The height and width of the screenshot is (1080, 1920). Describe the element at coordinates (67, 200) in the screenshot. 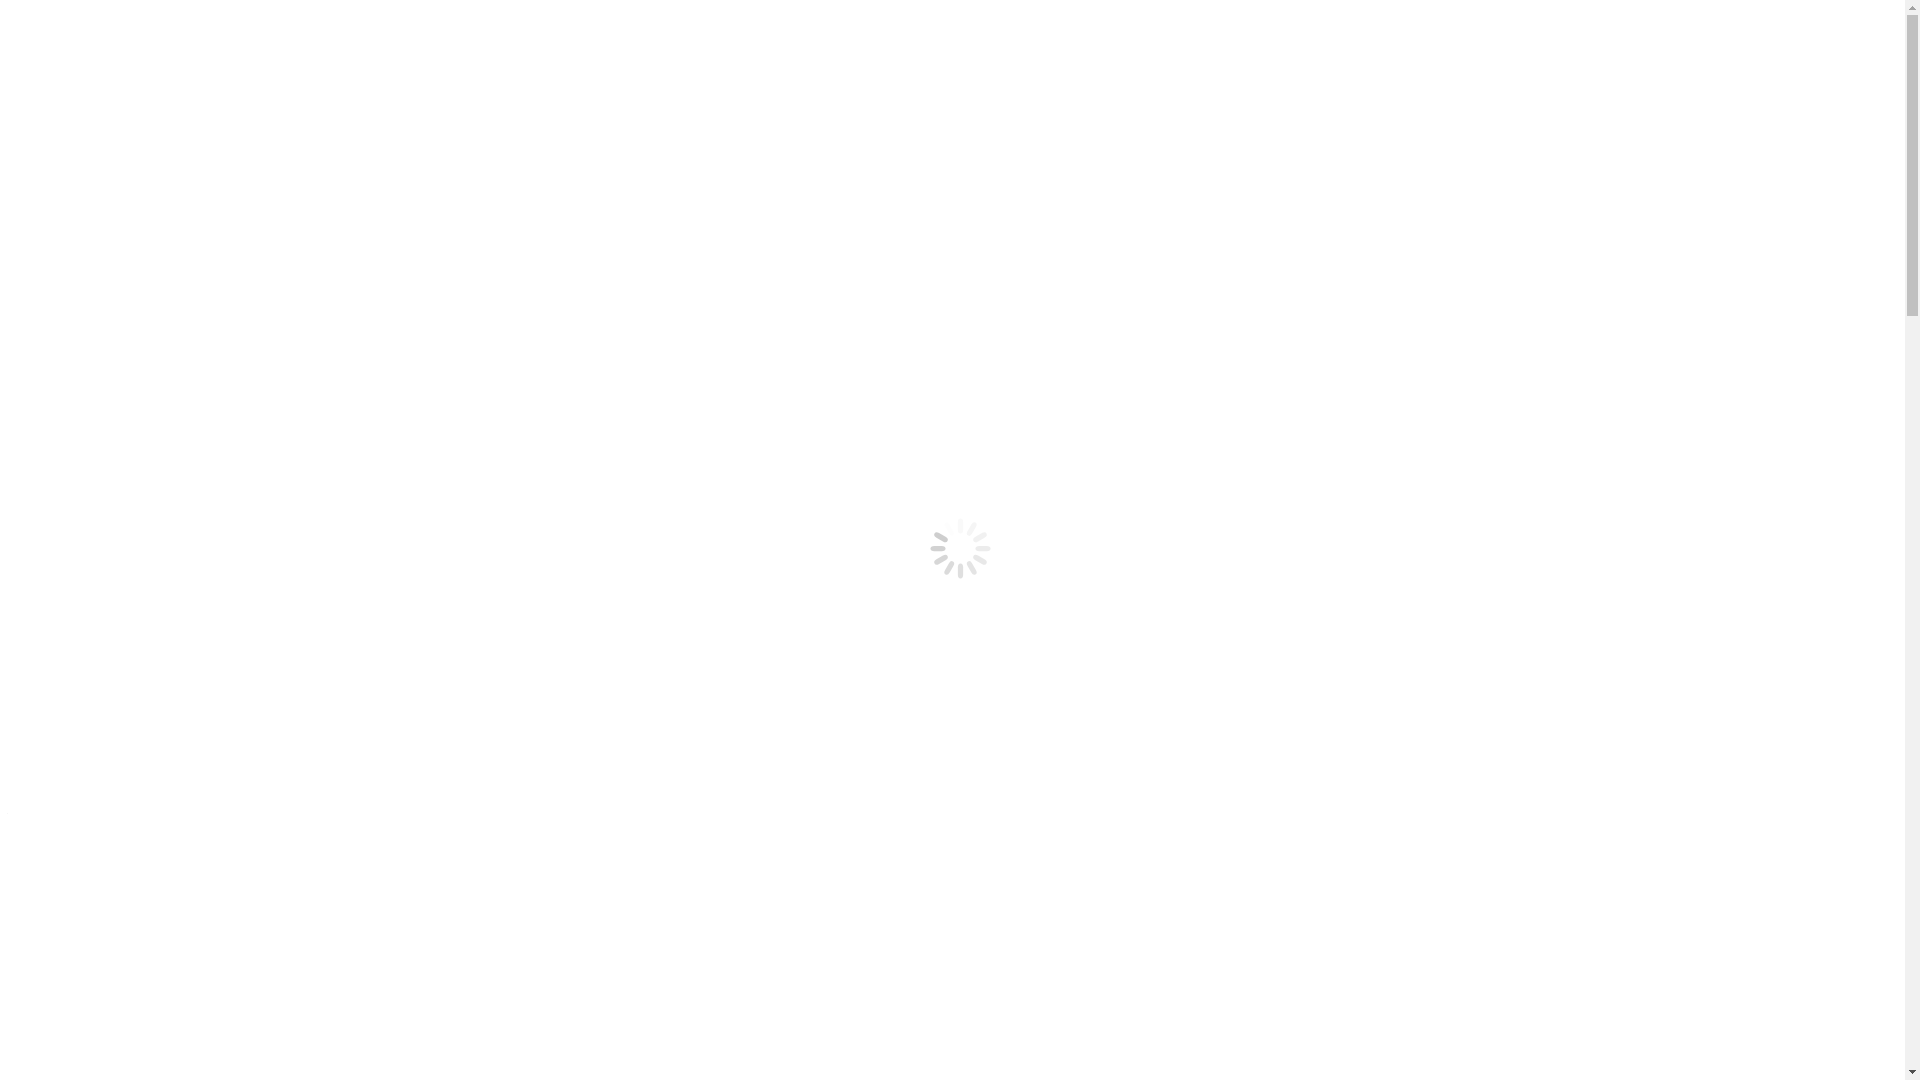

I see `'Home'` at that location.